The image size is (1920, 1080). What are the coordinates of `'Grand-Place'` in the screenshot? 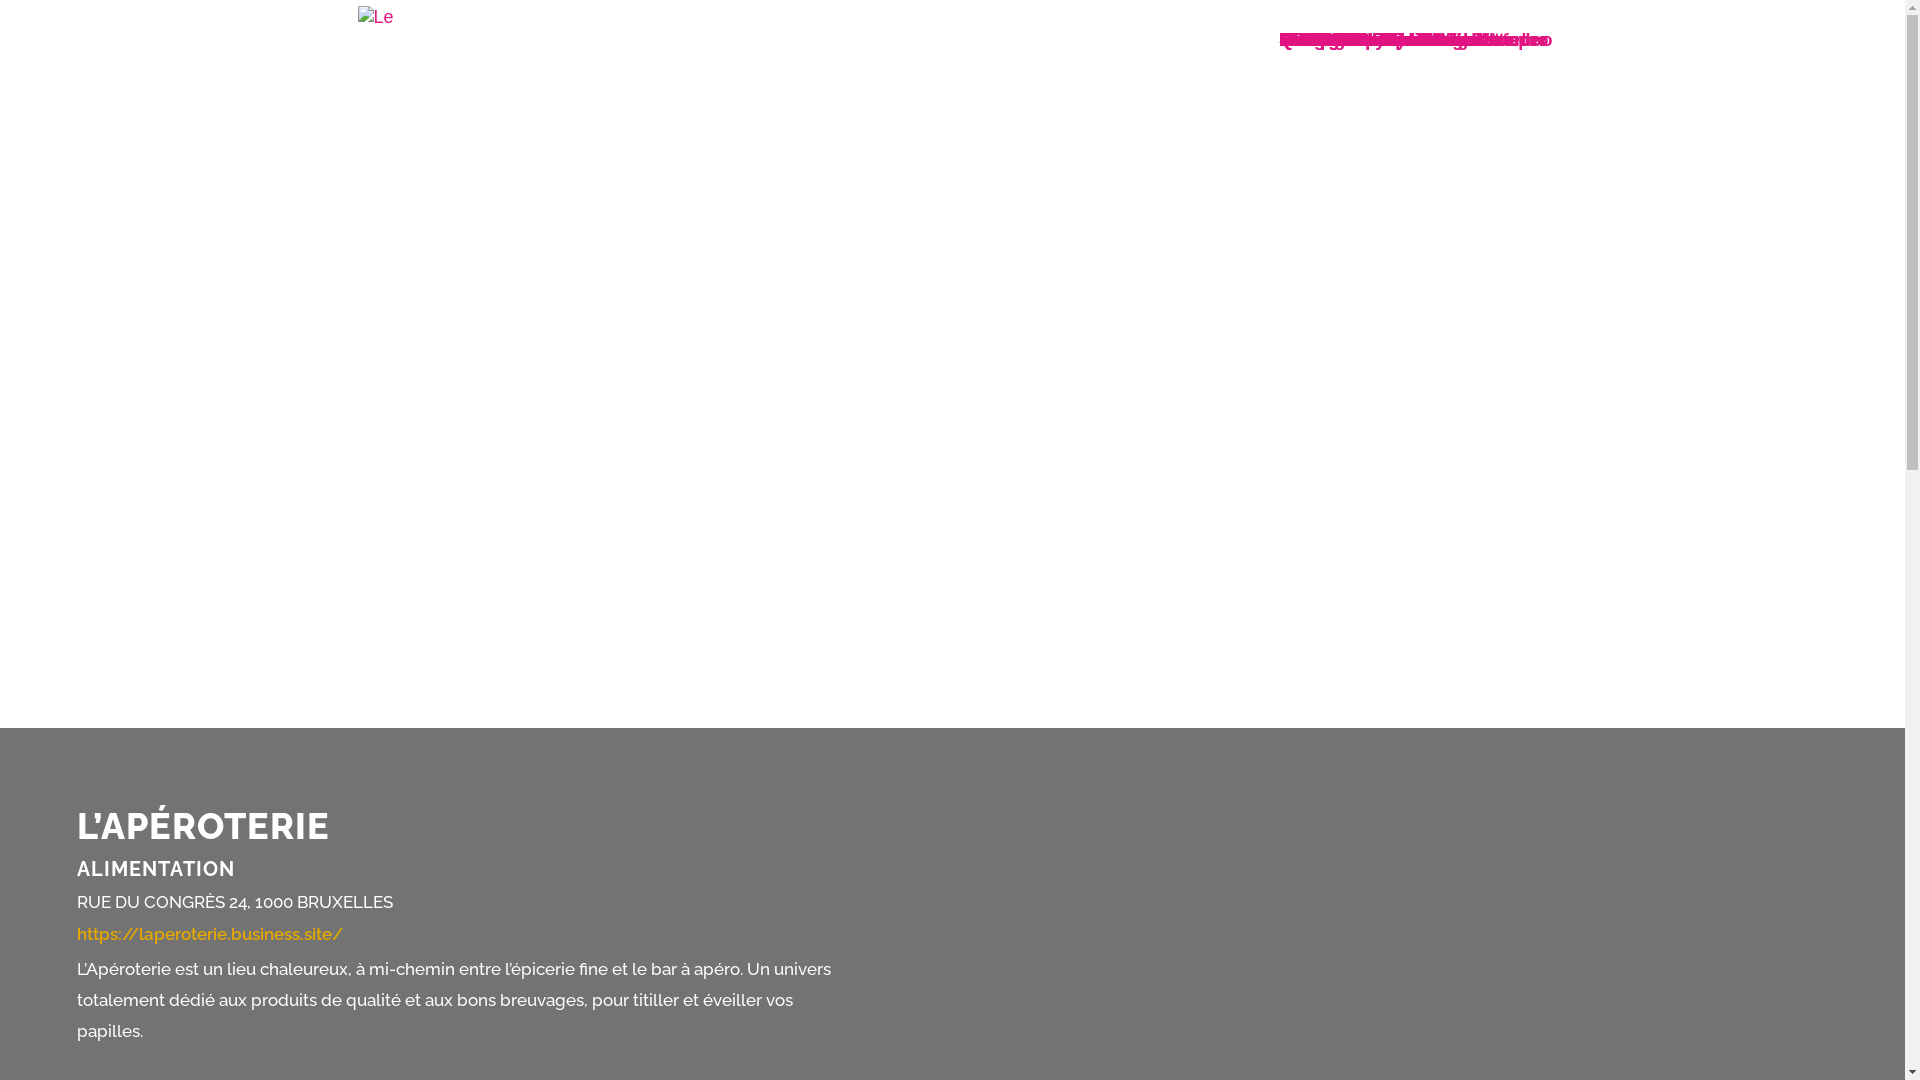 It's located at (1331, 39).